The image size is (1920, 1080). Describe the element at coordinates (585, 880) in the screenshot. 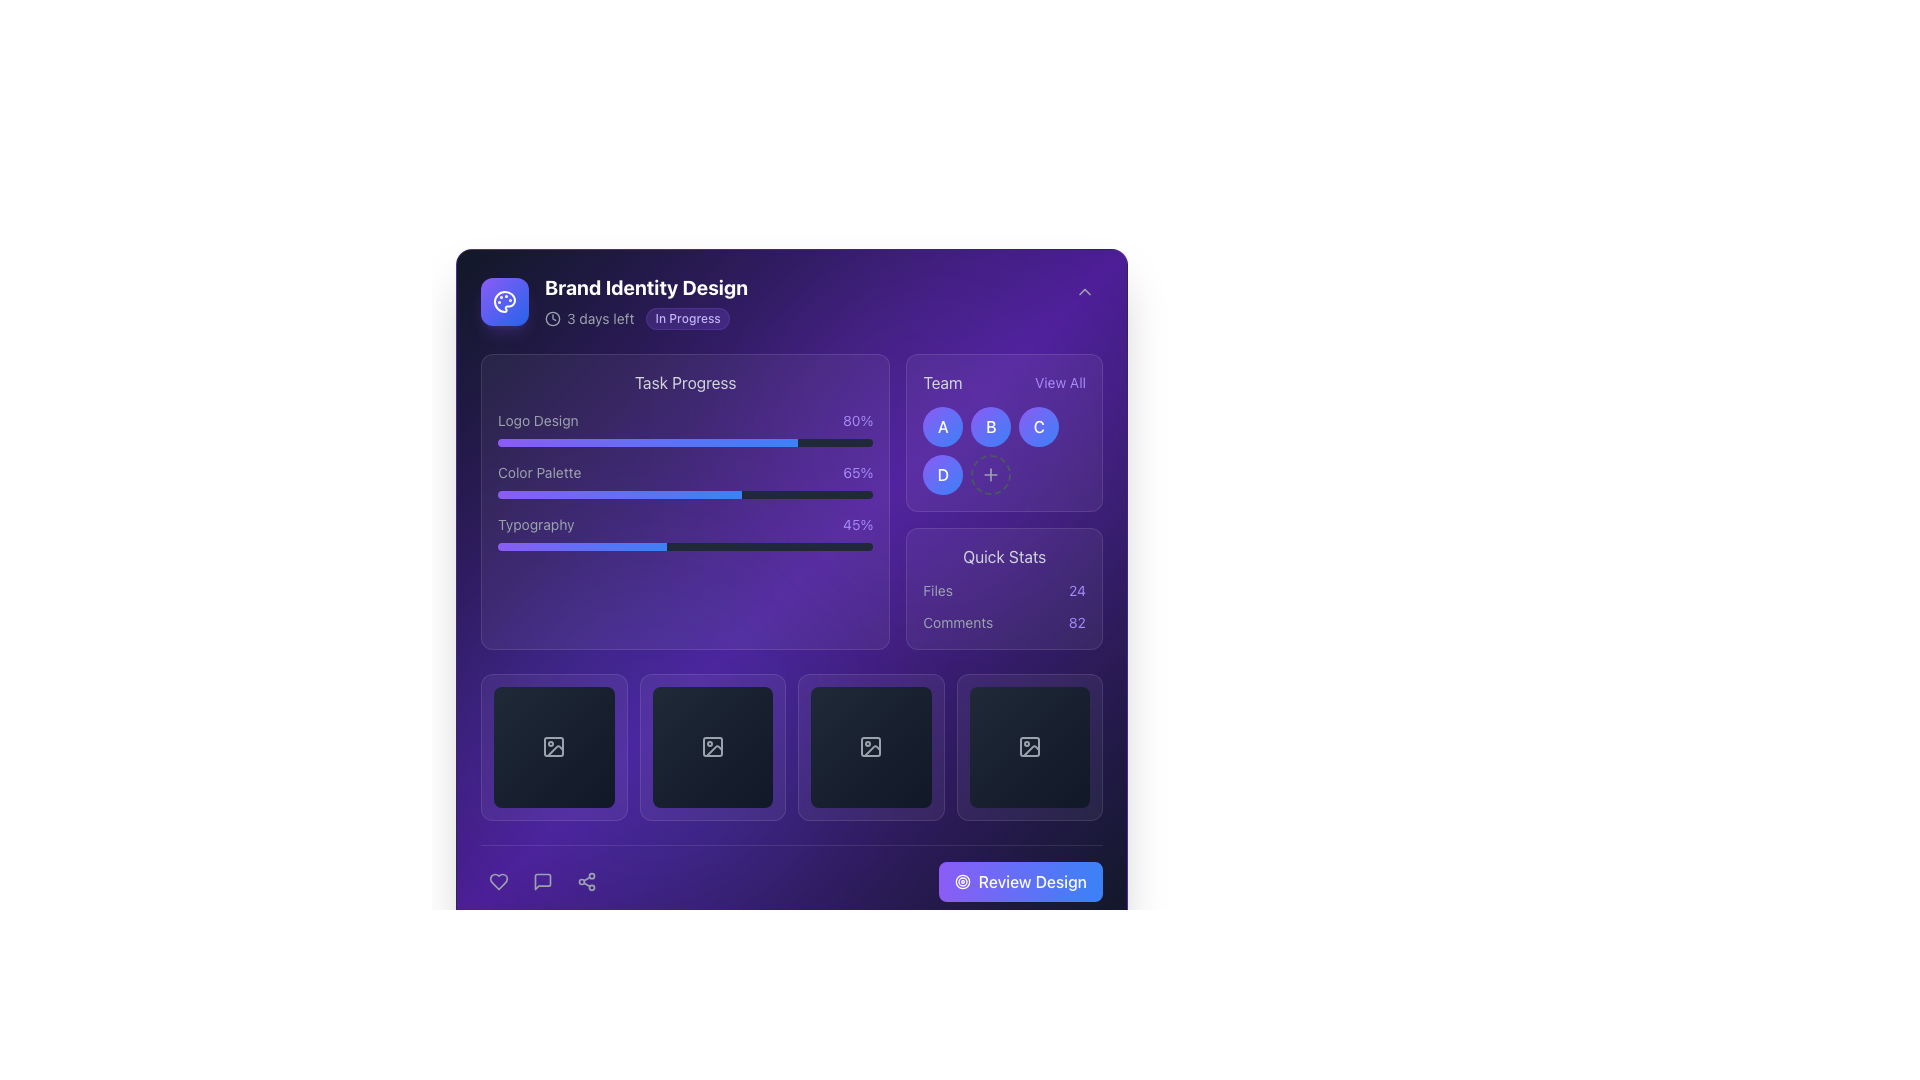

I see `the third icon from the left at the bottom-center of the interface` at that location.